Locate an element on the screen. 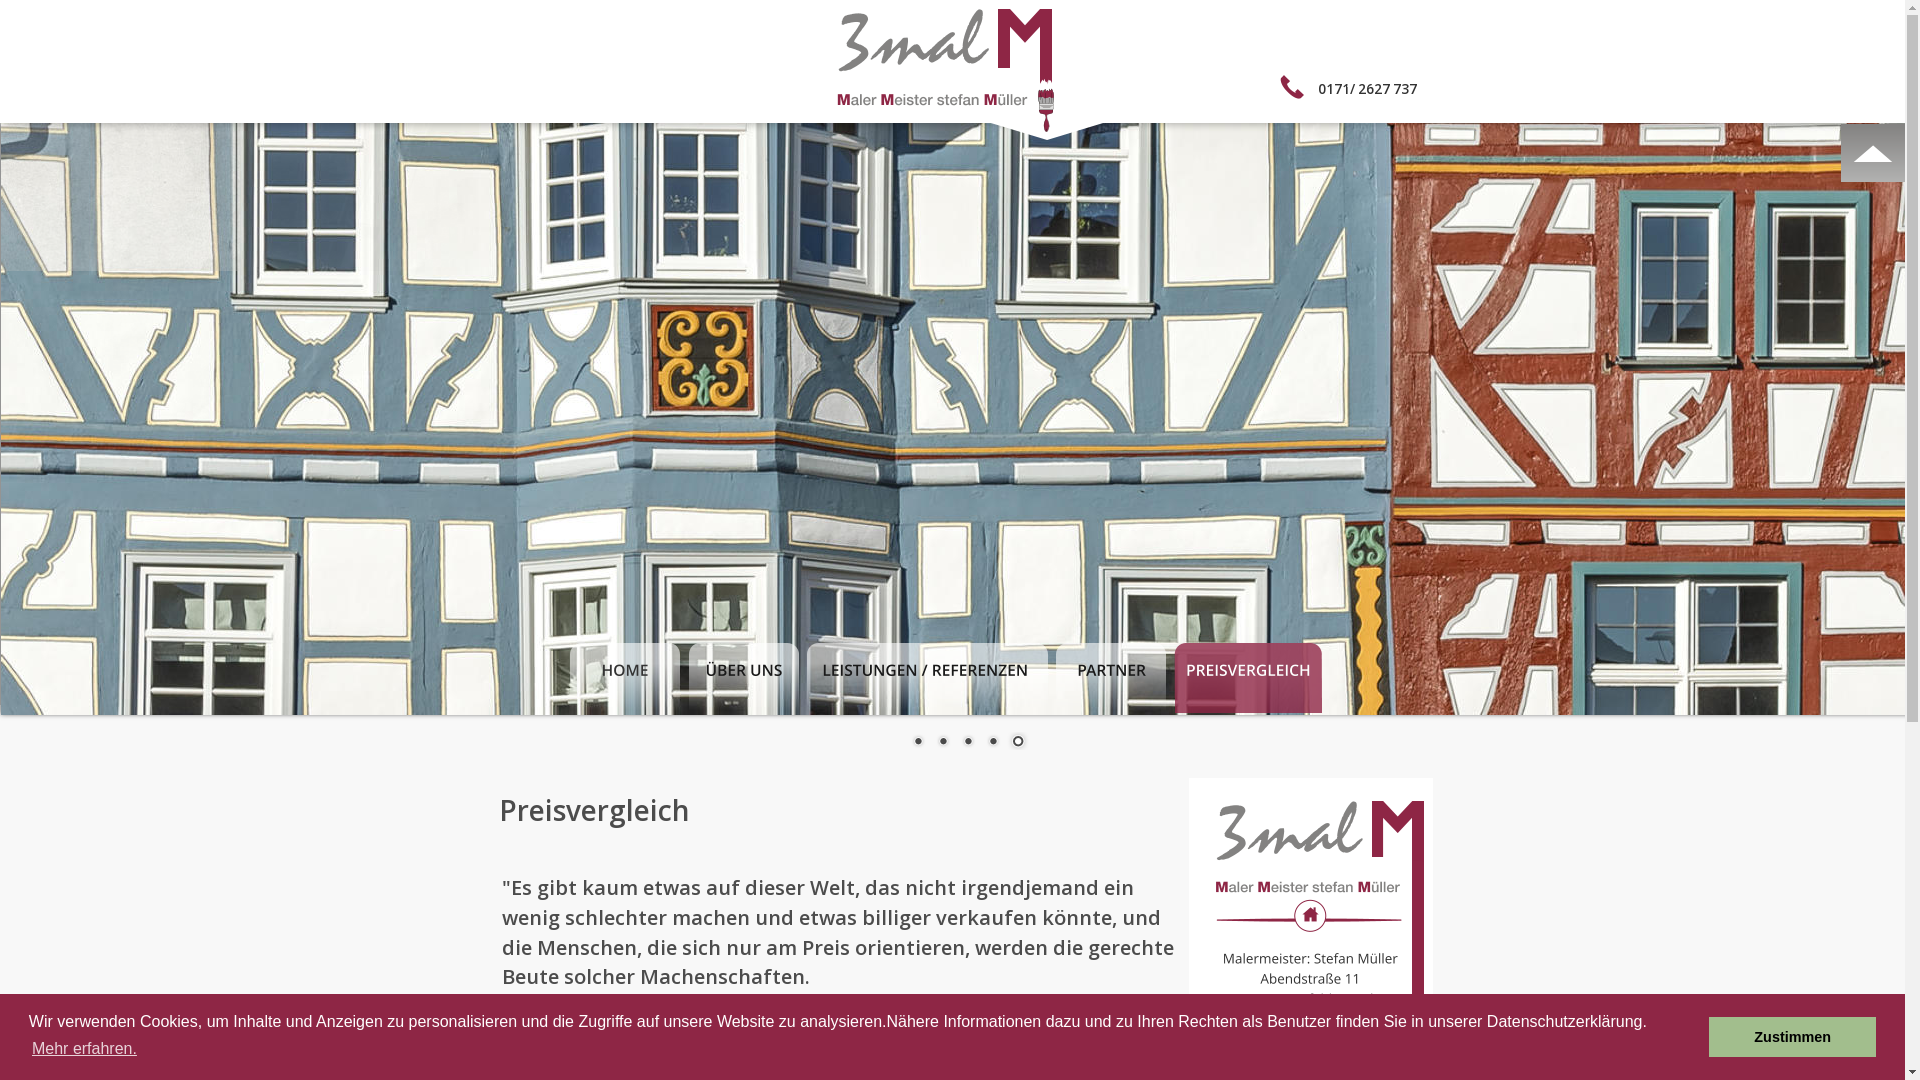 The image size is (1920, 1080). '/' is located at coordinates (1352, 87).